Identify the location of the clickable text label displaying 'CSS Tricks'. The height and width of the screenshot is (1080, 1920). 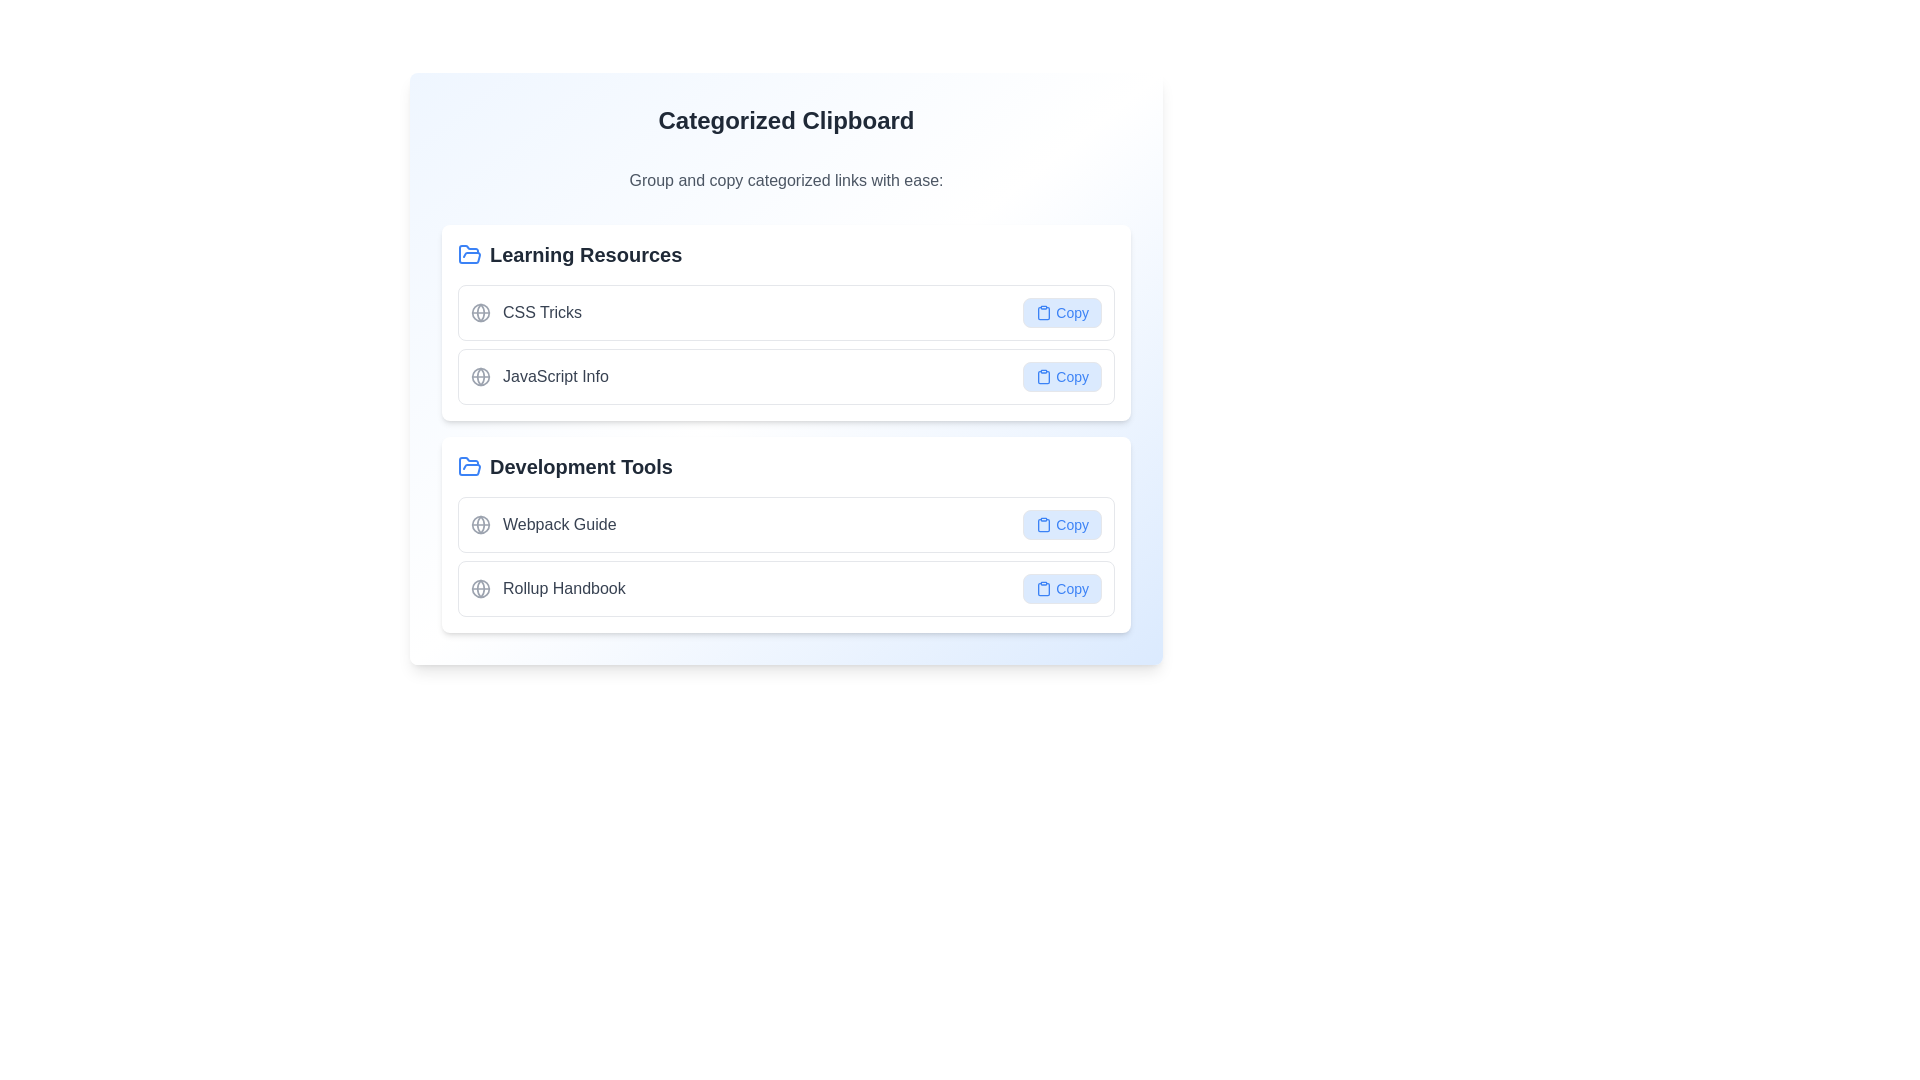
(542, 312).